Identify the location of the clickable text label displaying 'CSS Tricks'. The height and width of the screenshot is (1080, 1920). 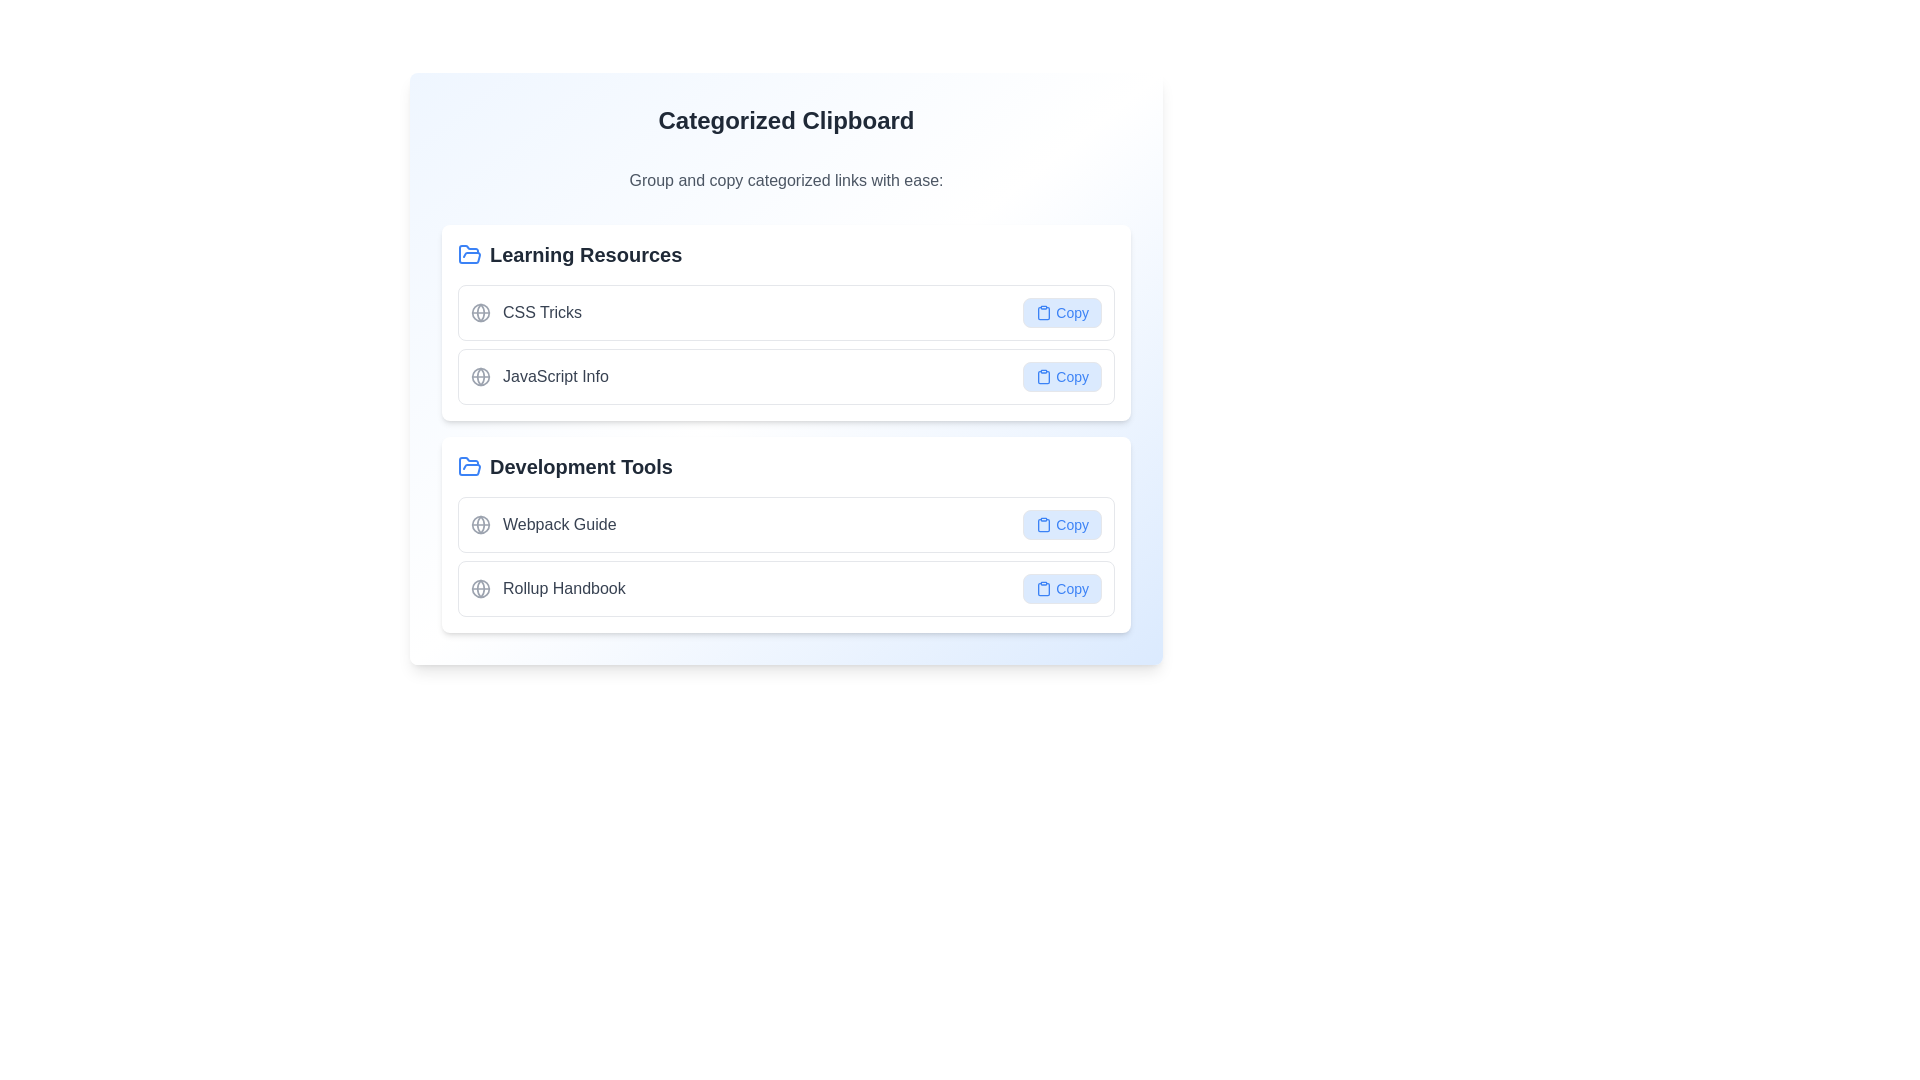
(542, 312).